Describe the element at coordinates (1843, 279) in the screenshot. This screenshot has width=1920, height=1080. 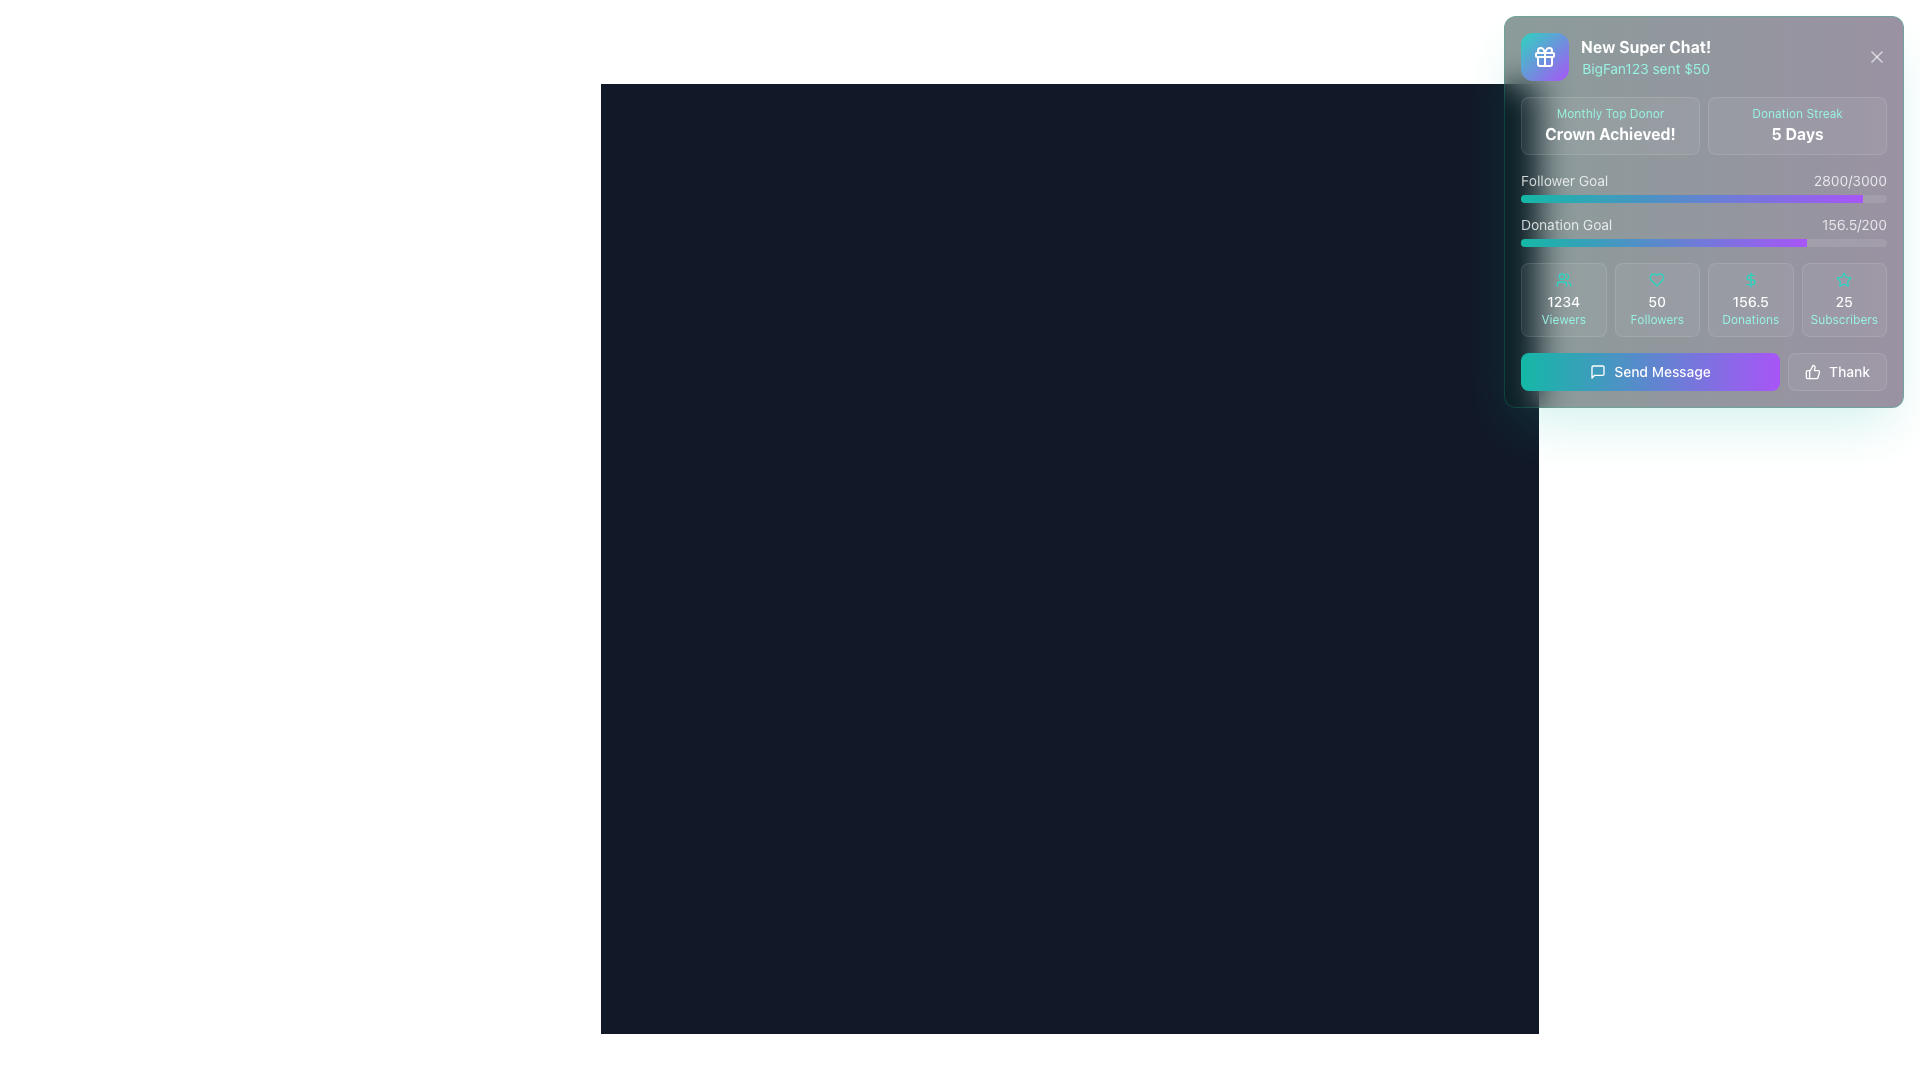
I see `the teal star-shaped icon located in the lower section of the pop-up box` at that location.